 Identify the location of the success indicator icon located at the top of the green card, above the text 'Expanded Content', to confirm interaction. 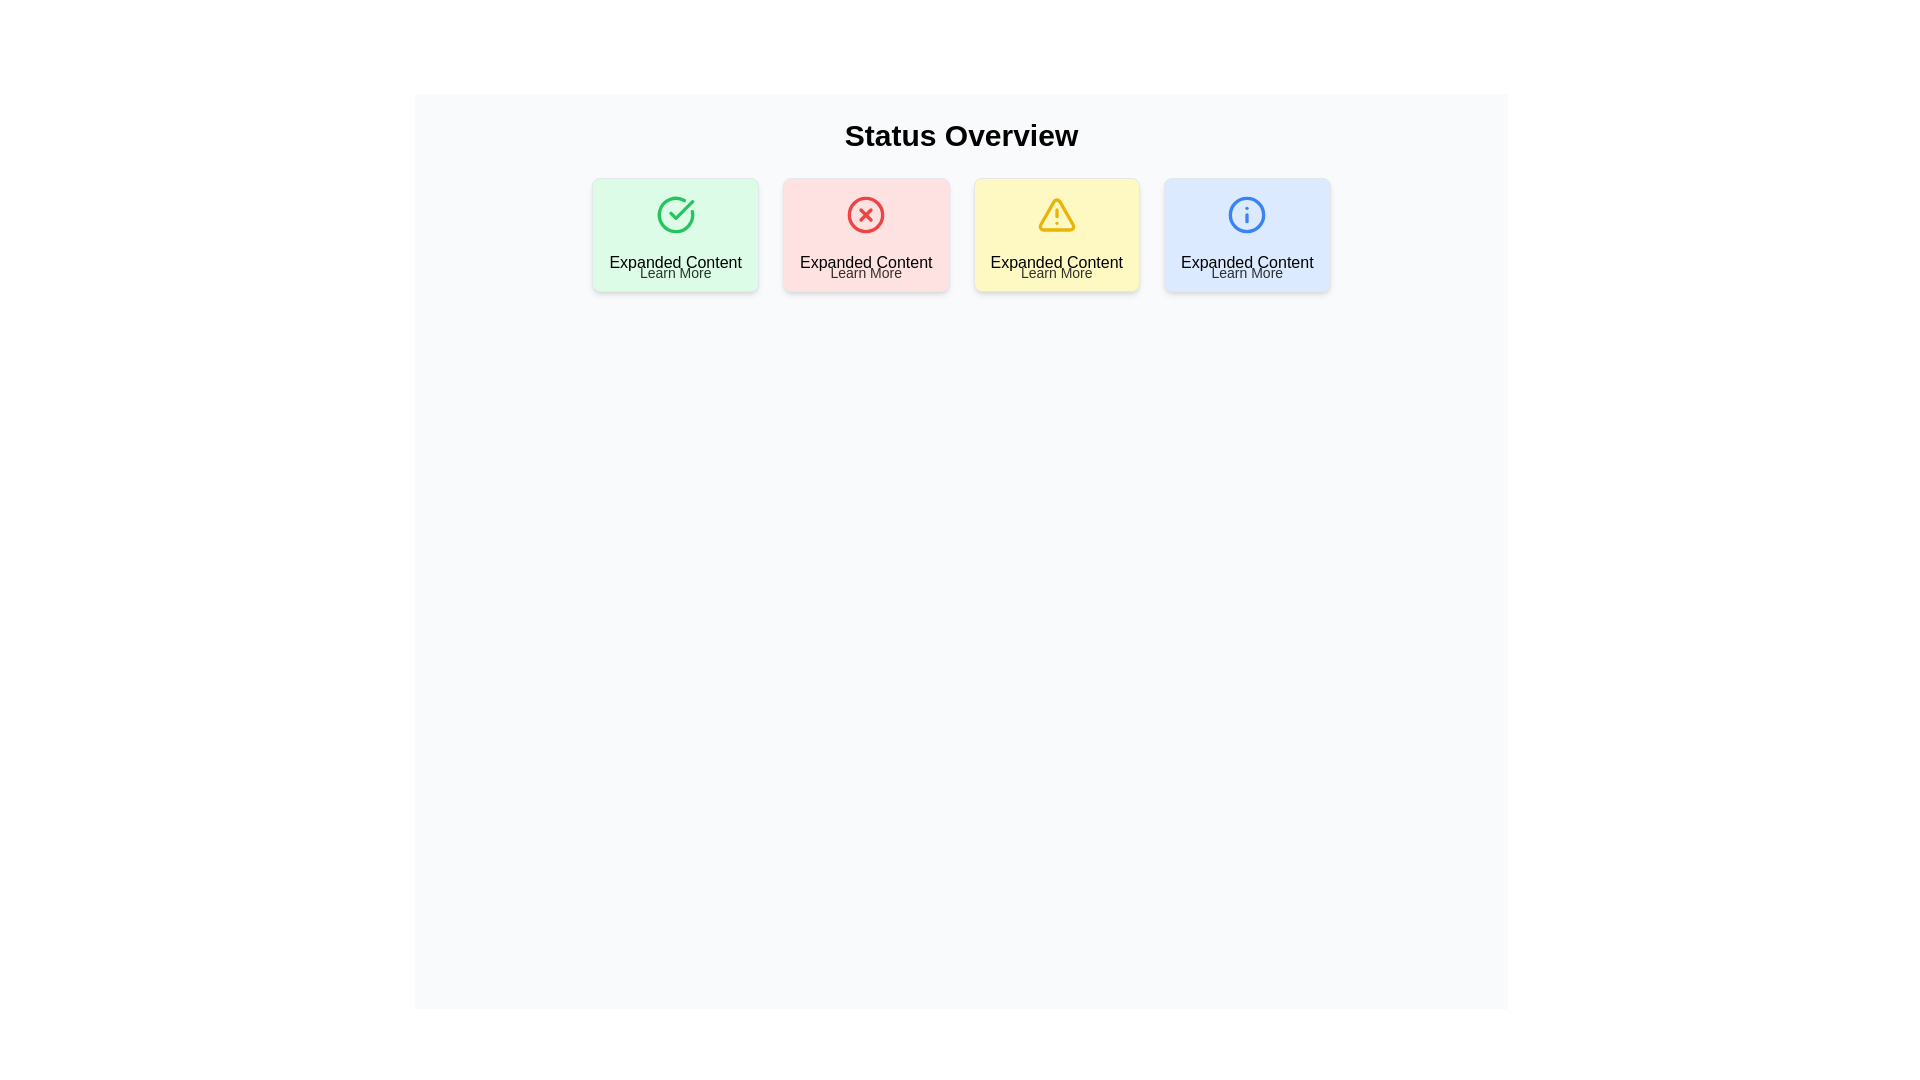
(675, 215).